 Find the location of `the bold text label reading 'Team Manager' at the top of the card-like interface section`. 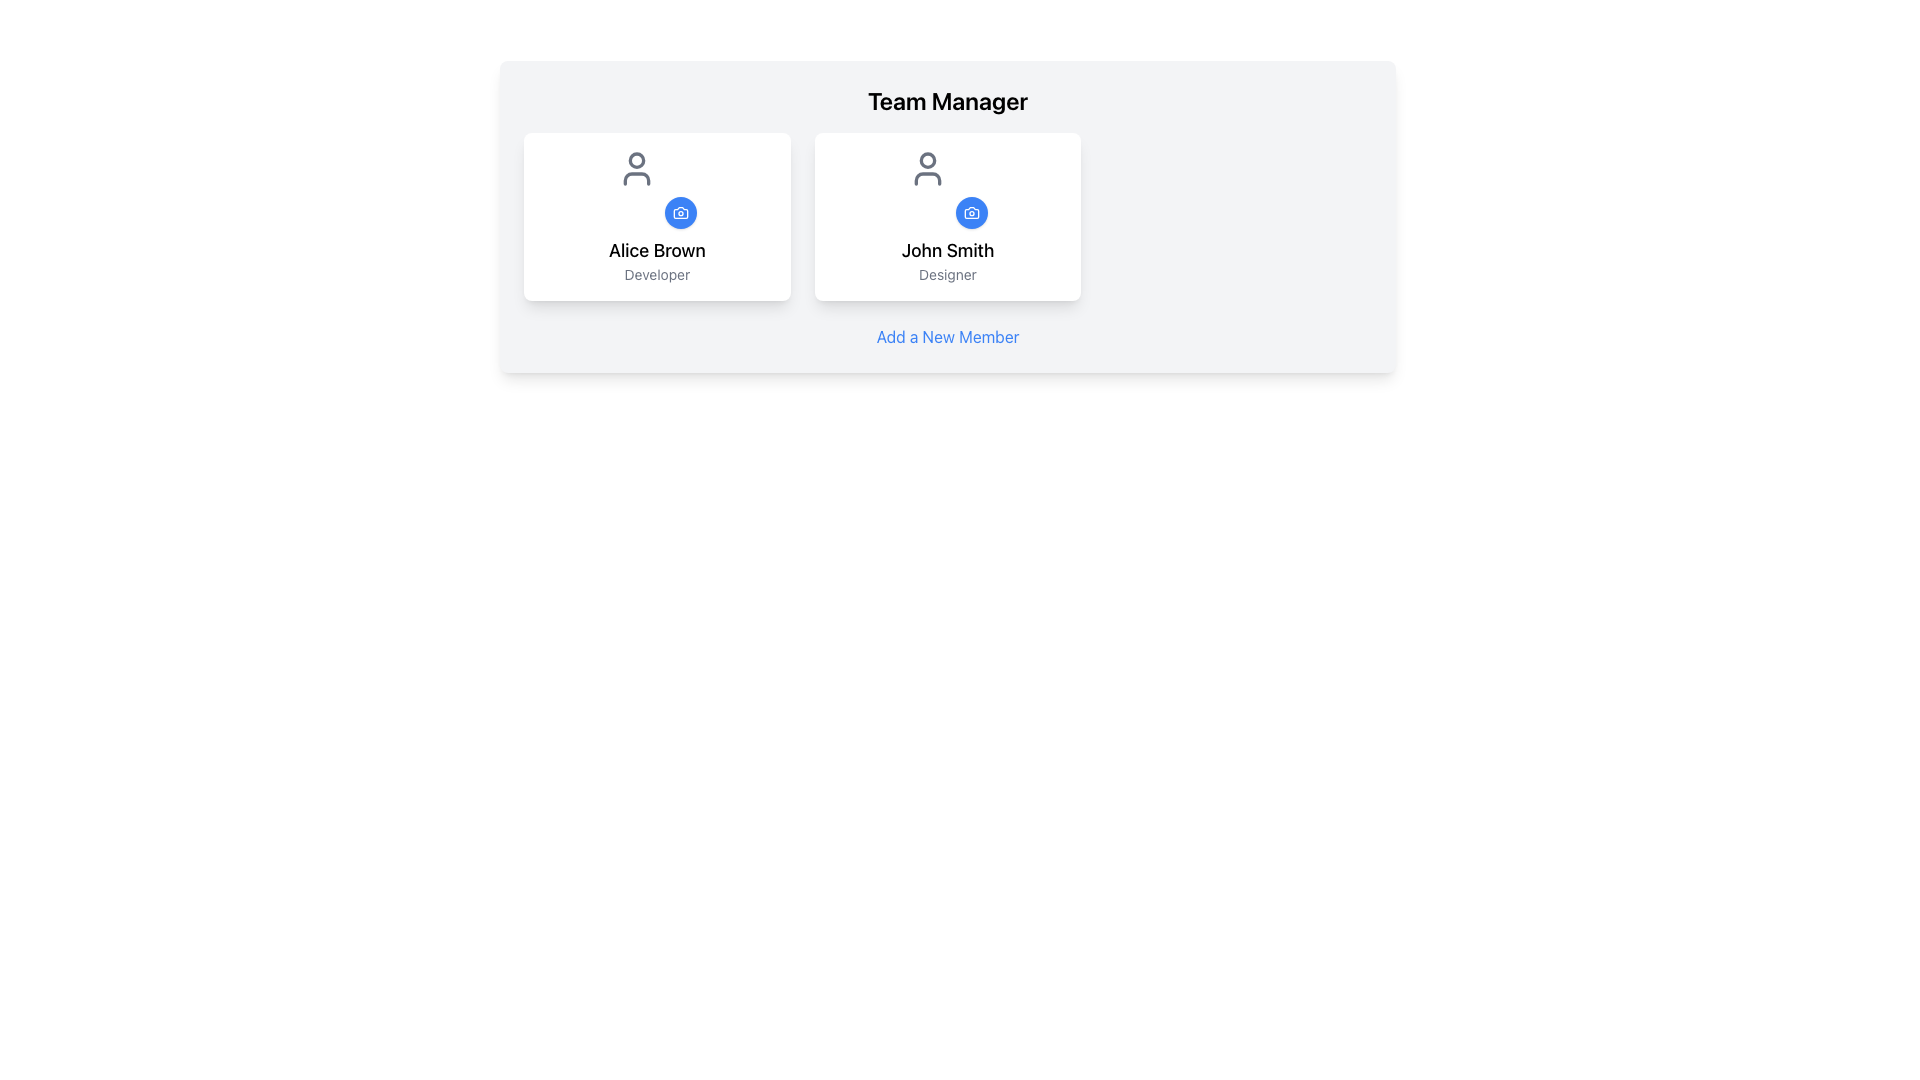

the bold text label reading 'Team Manager' at the top of the card-like interface section is located at coordinates (947, 100).